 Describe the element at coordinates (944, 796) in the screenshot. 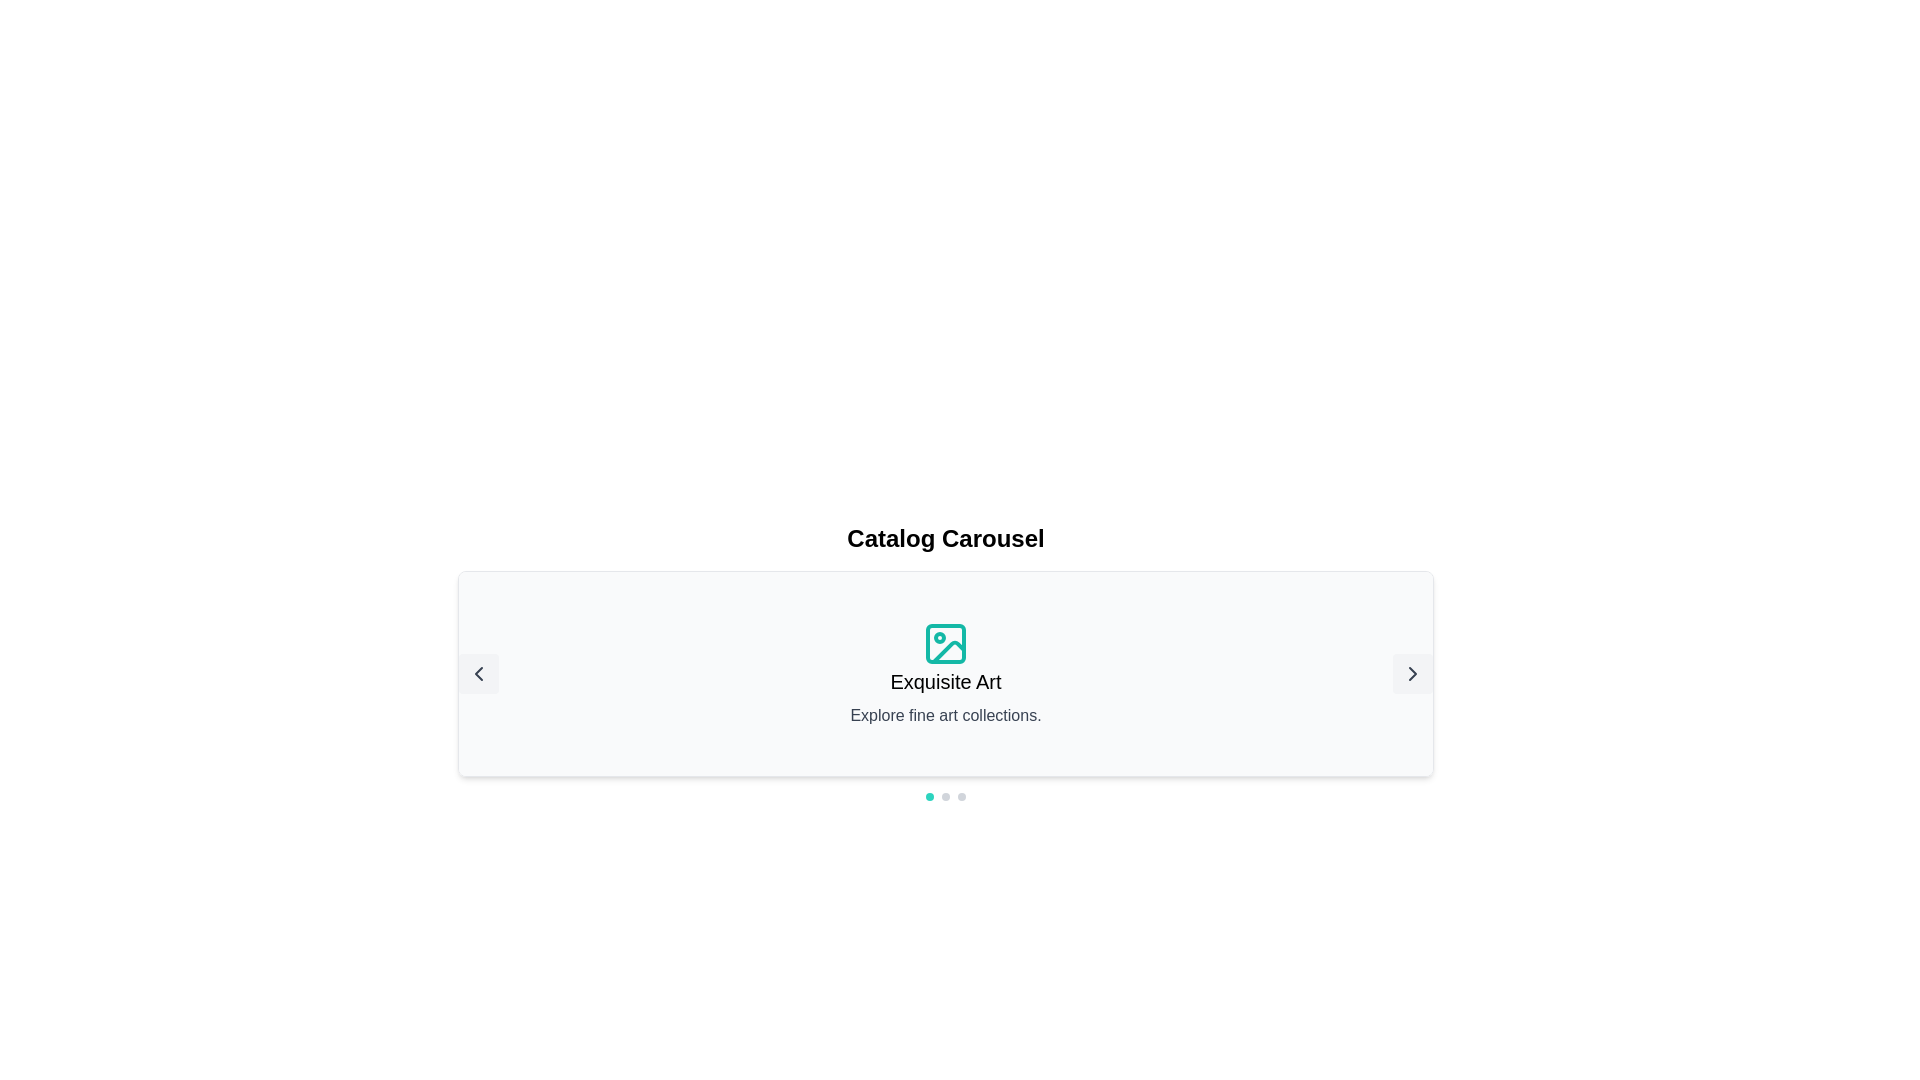

I see `the central teal indicator of the Carousel Indicator` at that location.